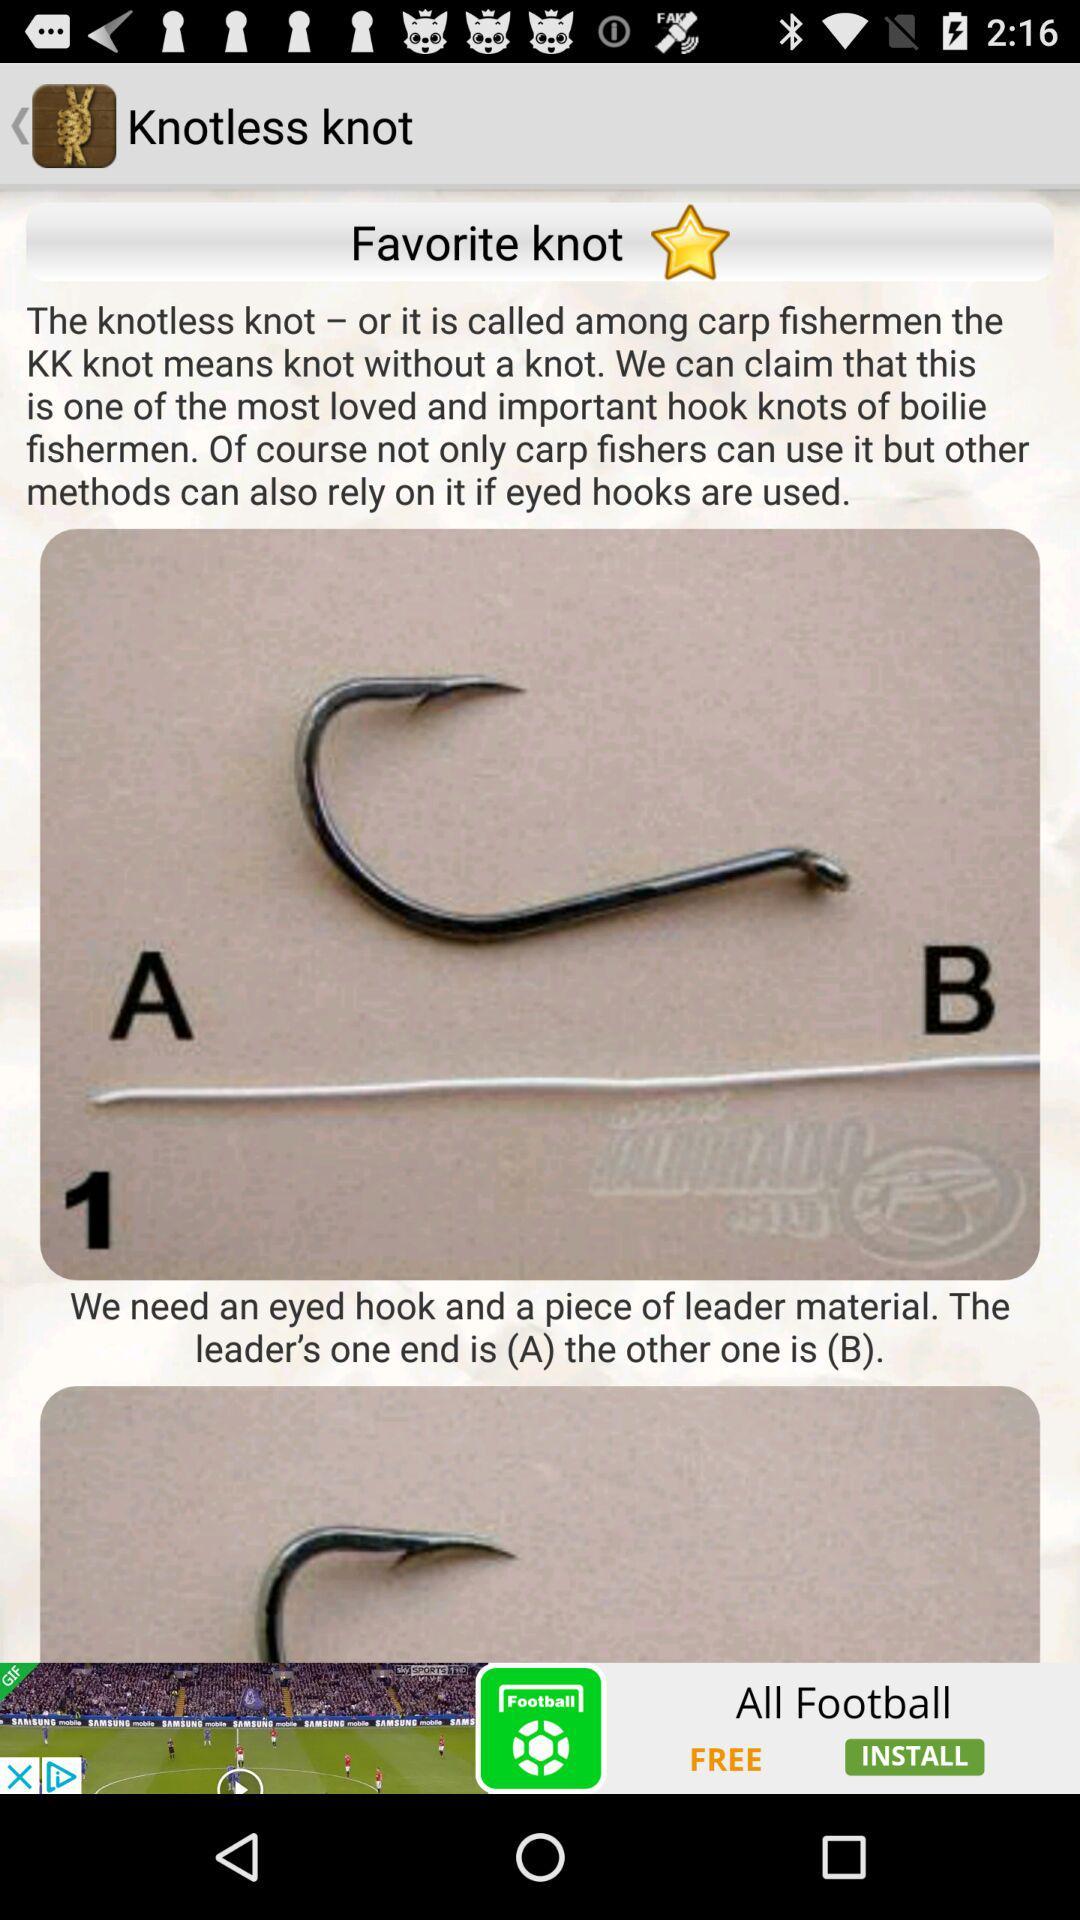 This screenshot has width=1080, height=1920. What do you see at coordinates (540, 903) in the screenshot?
I see `enlarge the image` at bounding box center [540, 903].